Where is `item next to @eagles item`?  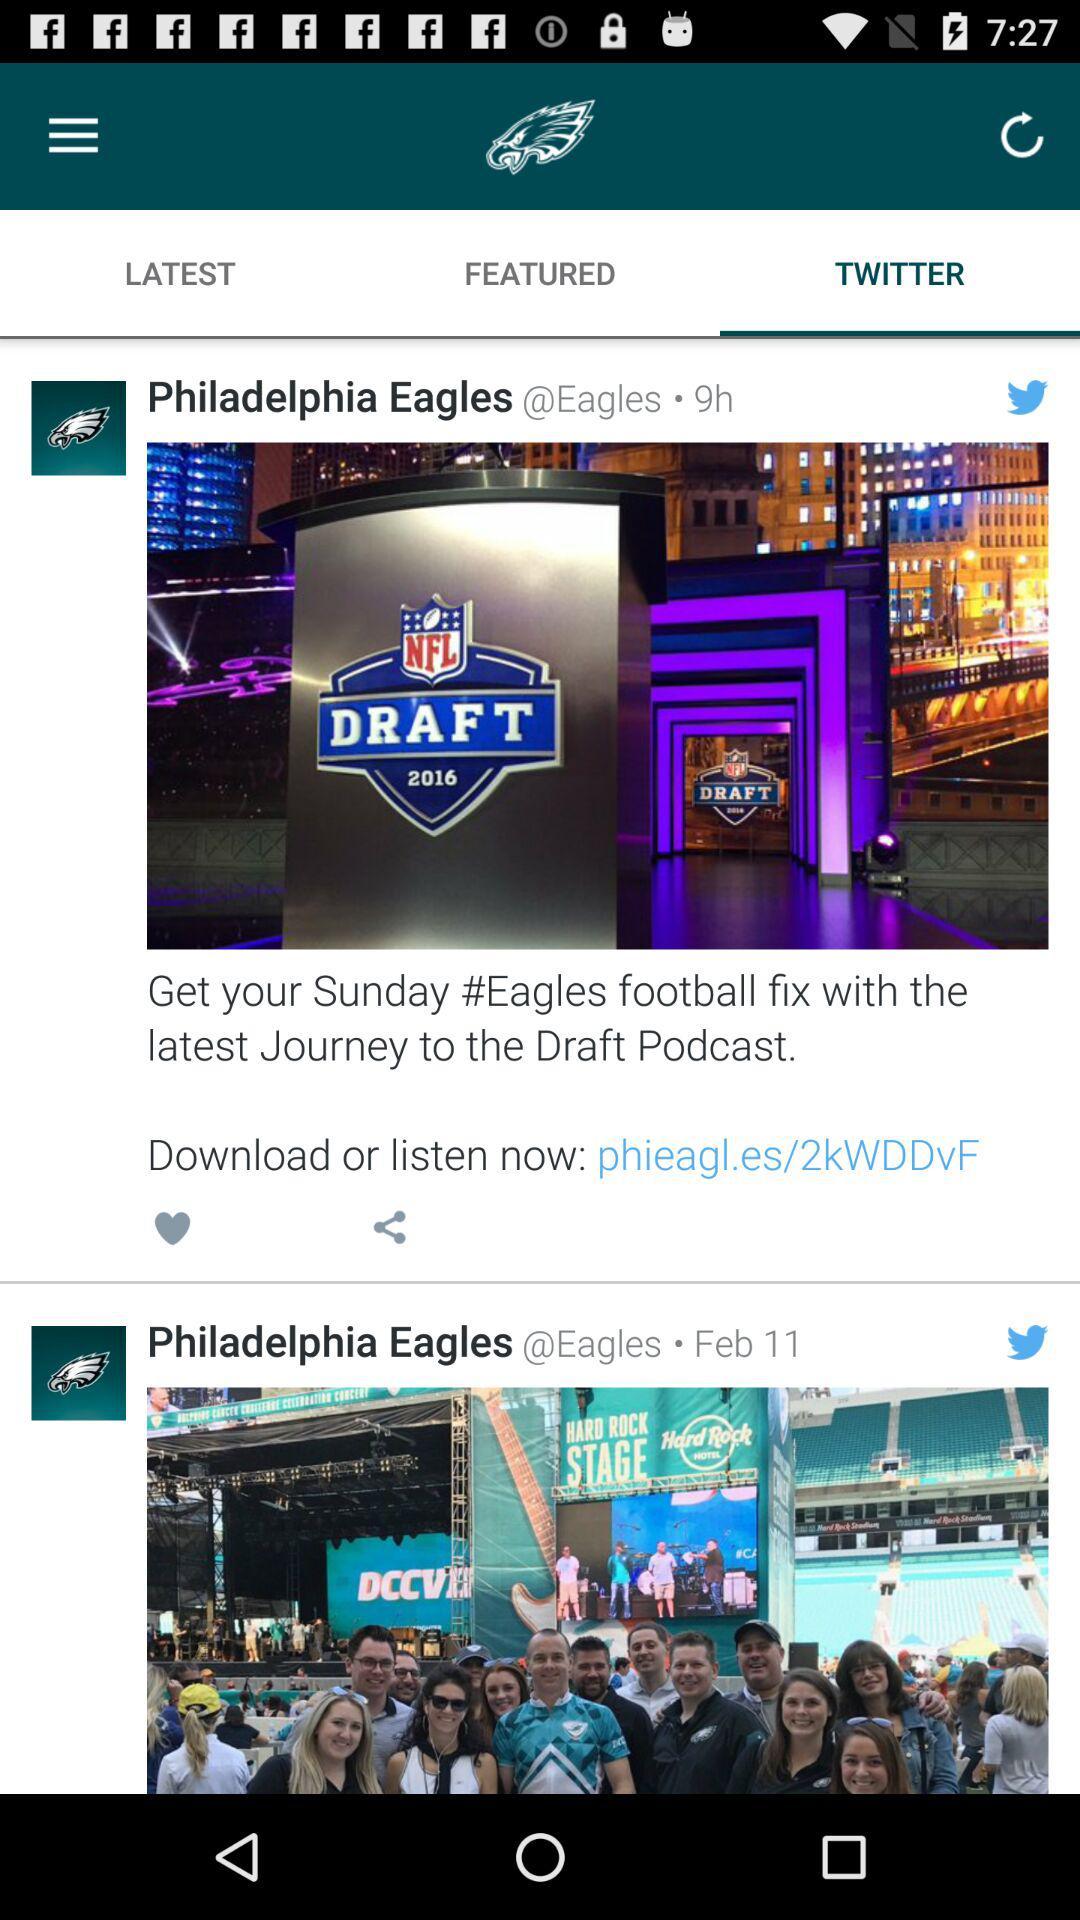
item next to @eagles item is located at coordinates (697, 397).